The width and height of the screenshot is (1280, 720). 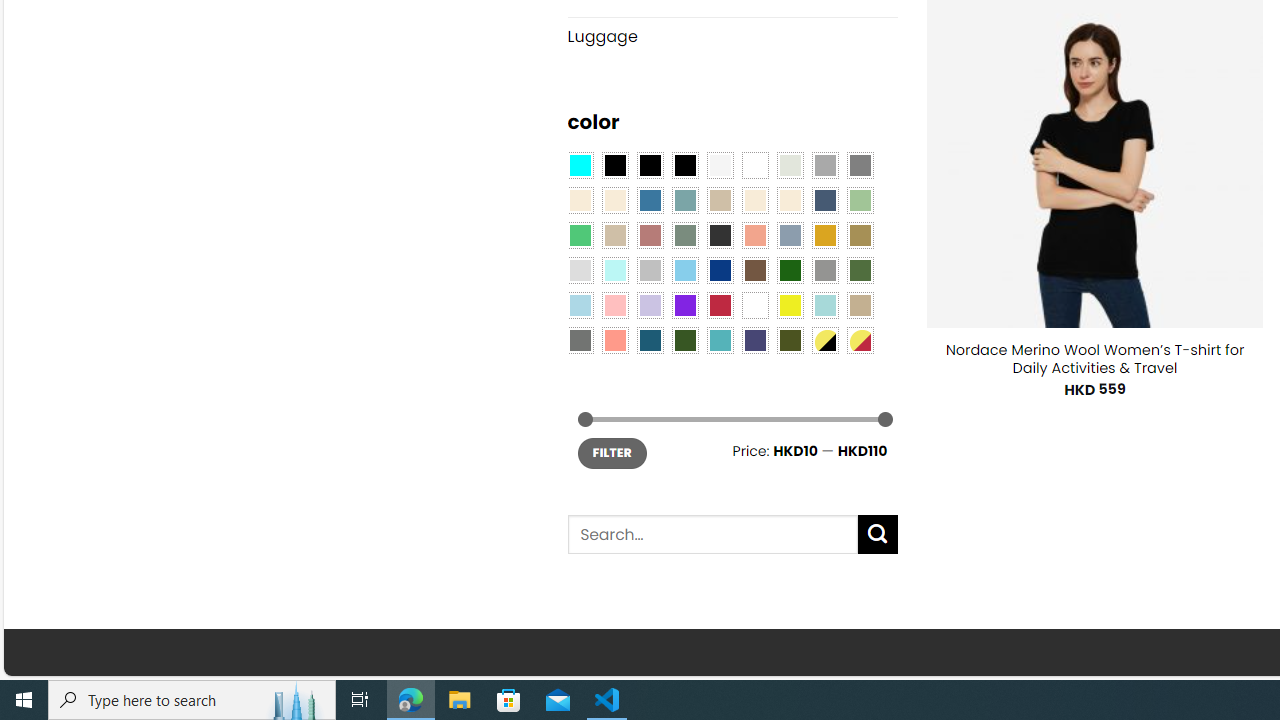 What do you see at coordinates (860, 305) in the screenshot?
I see `'Khaki'` at bounding box center [860, 305].